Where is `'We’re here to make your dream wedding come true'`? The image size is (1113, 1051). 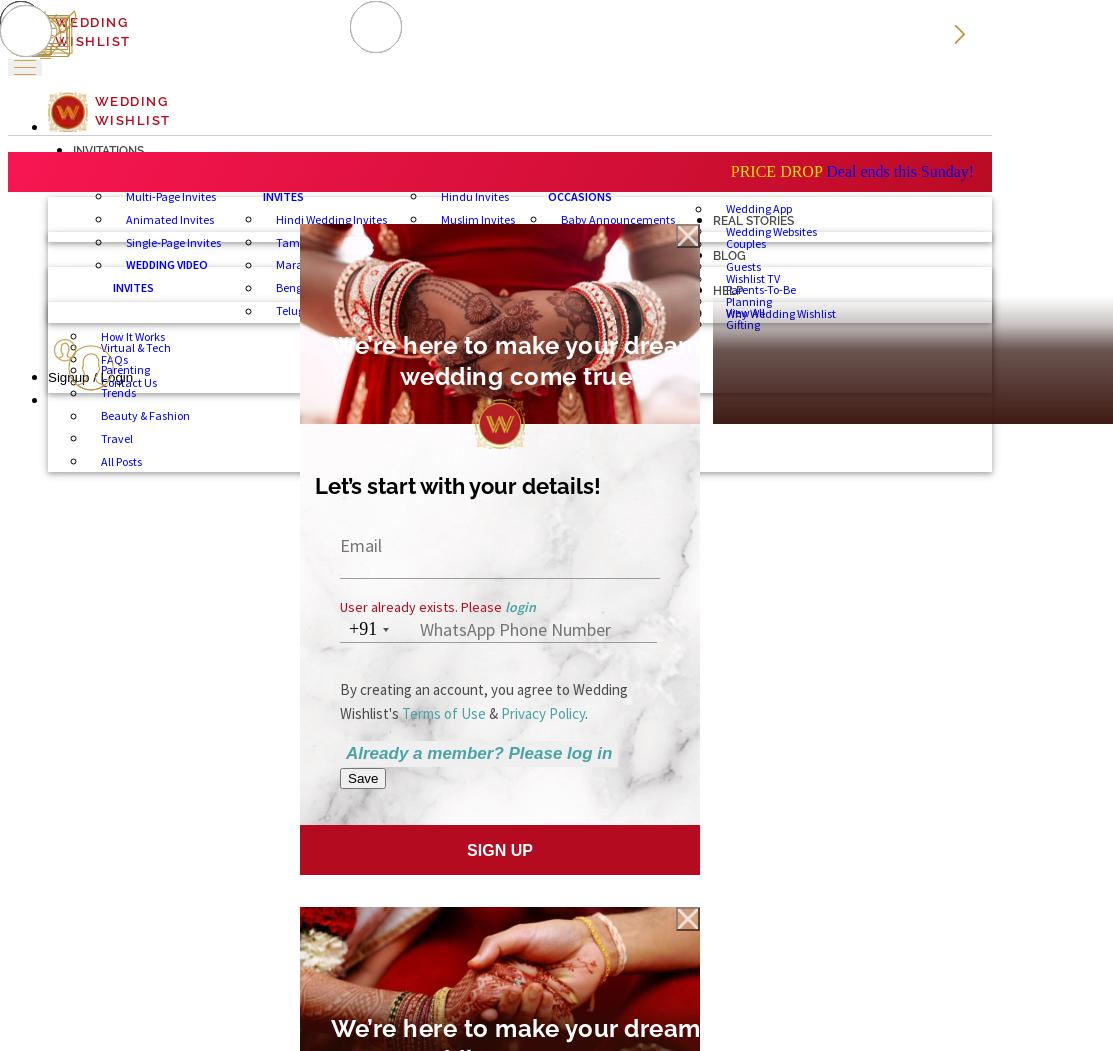
'We’re here to make your dream wedding come true' is located at coordinates (331, 360).